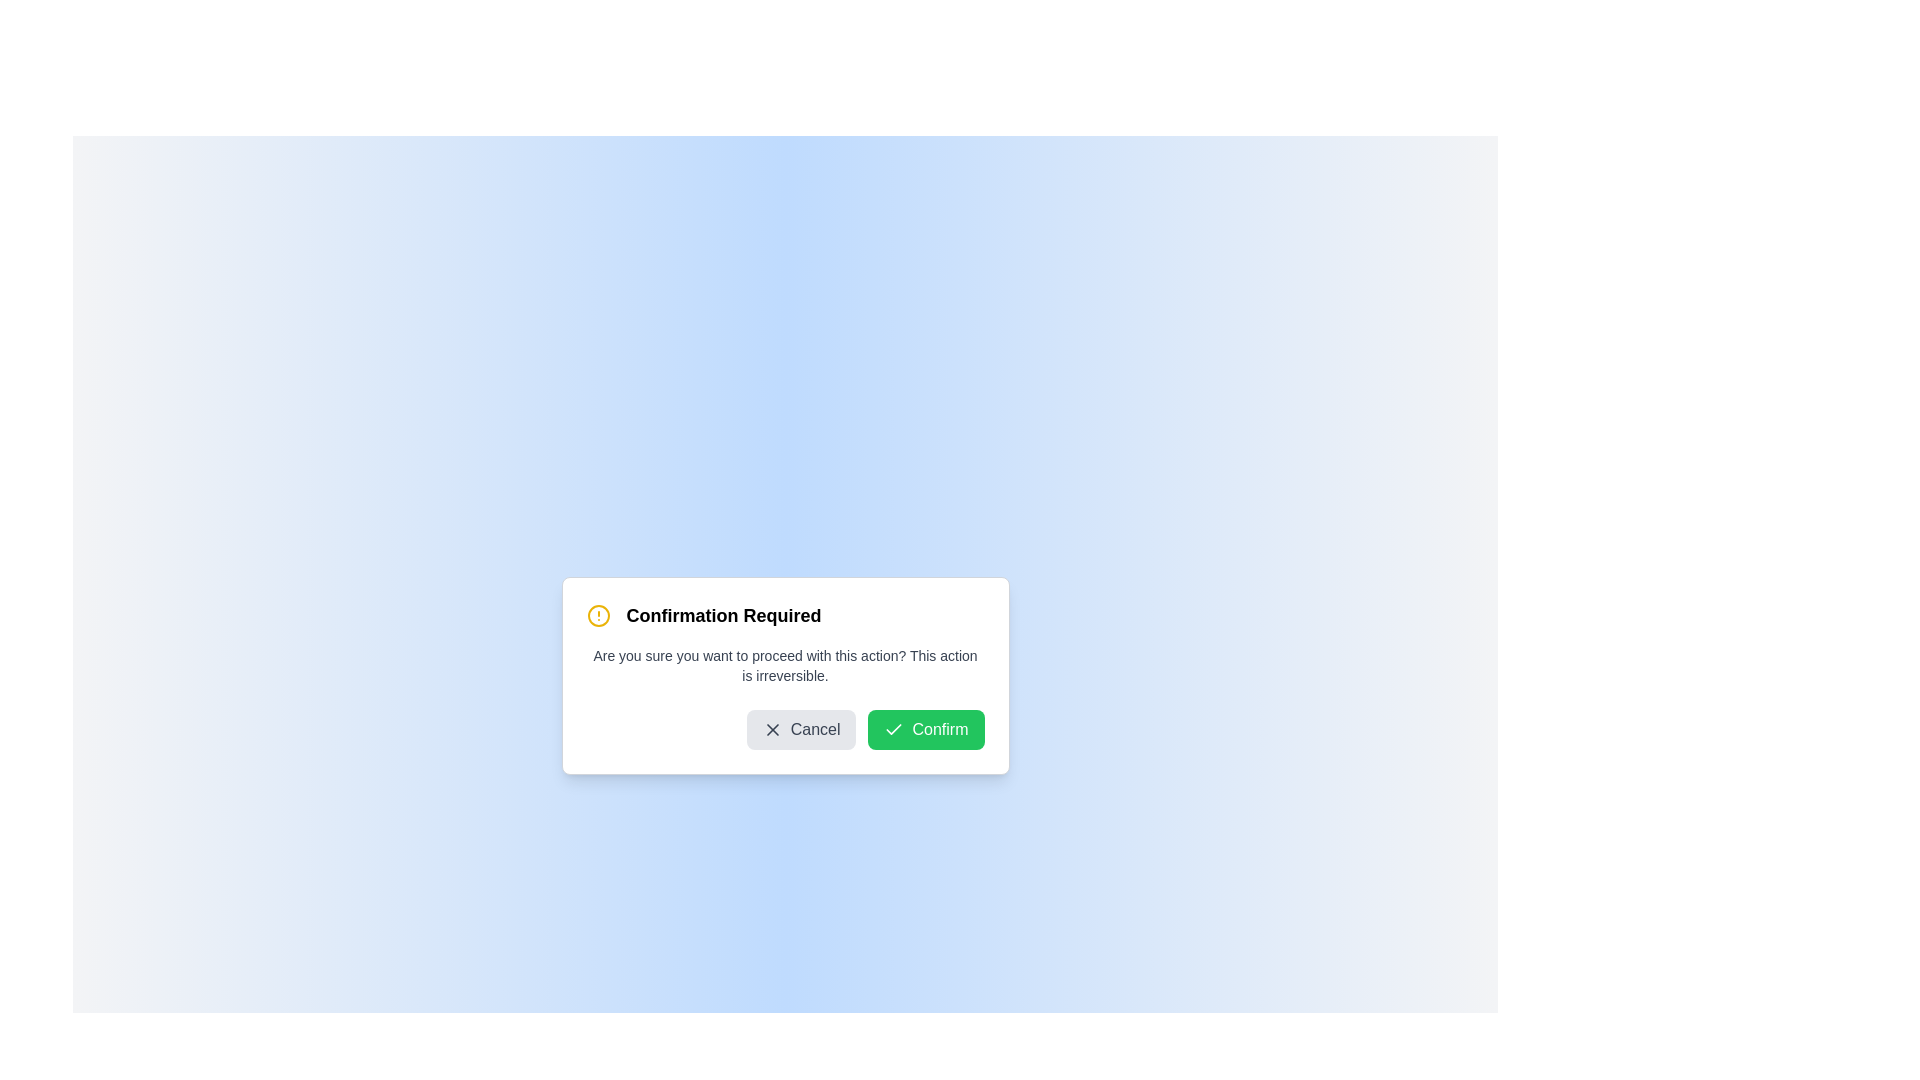 Image resolution: width=1920 pixels, height=1080 pixels. Describe the element at coordinates (784, 615) in the screenshot. I see `the Header element that displays a yellow warning icon followed by bold text reading 'Confirmation Required', located at the top of the dialog box` at that location.